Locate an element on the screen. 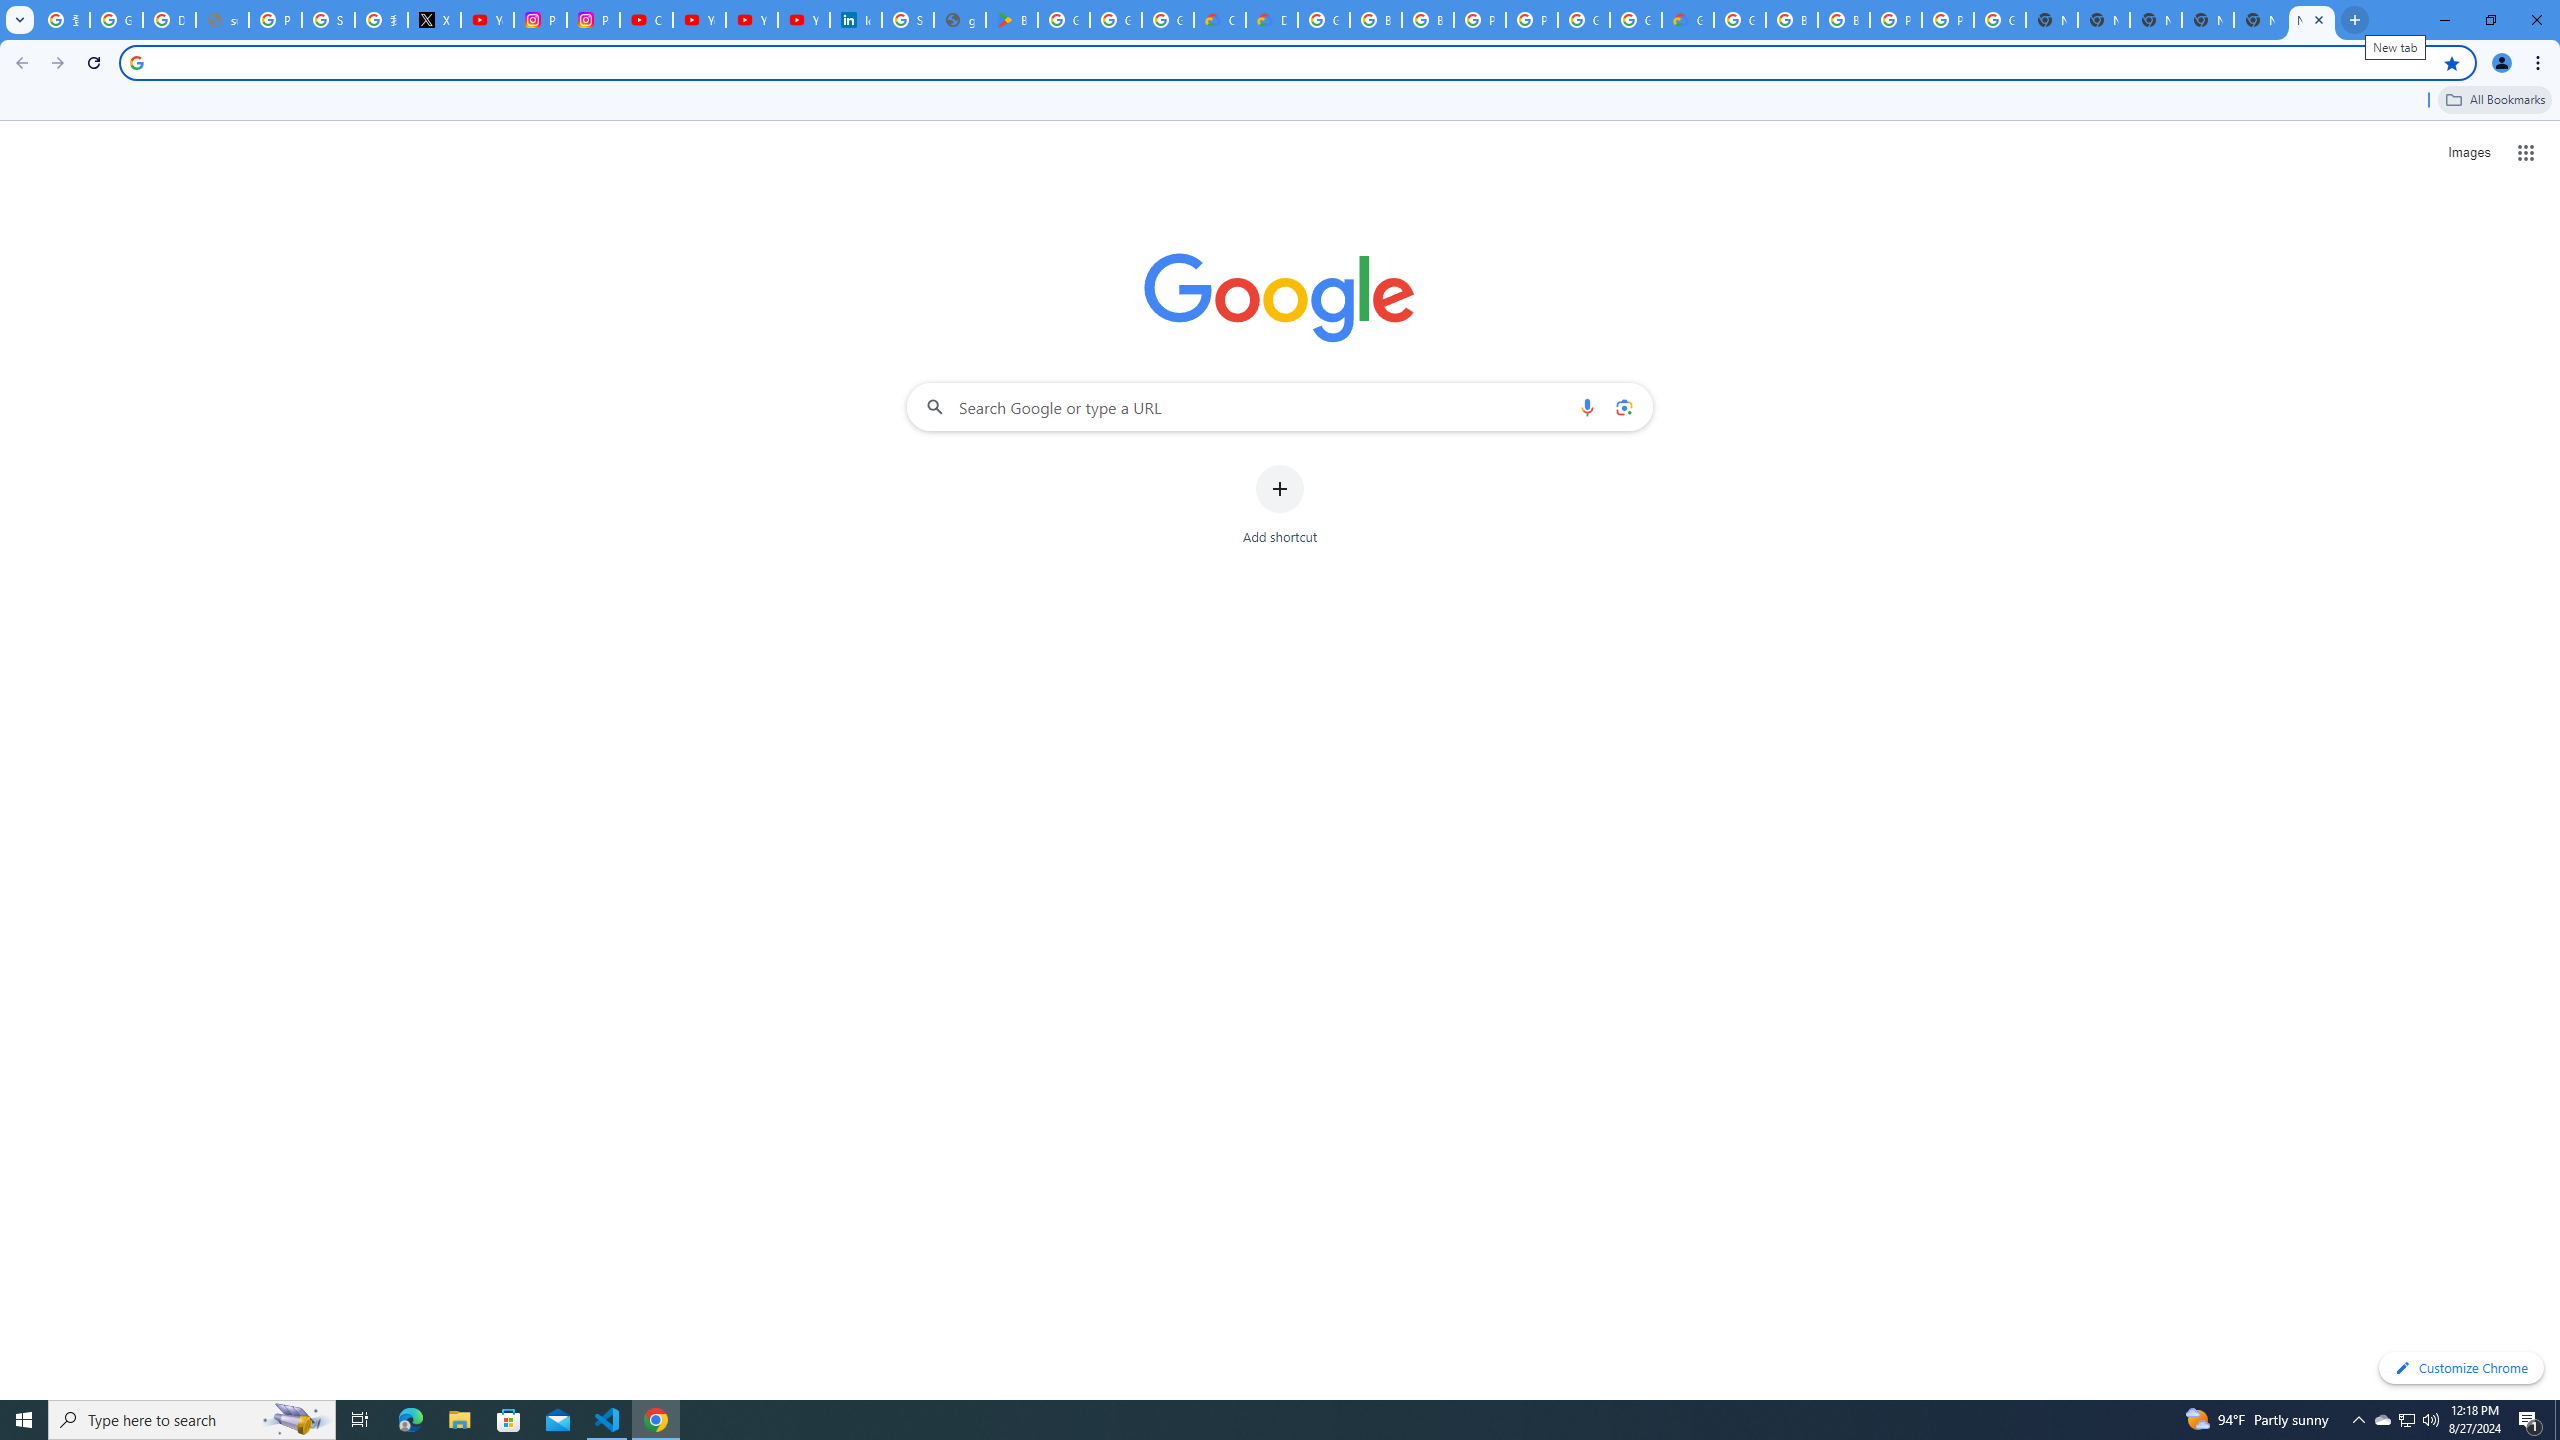 The image size is (2560, 1440). 'YouTube Culture & Trends - YouTube Top 10, 2021' is located at coordinates (803, 19).